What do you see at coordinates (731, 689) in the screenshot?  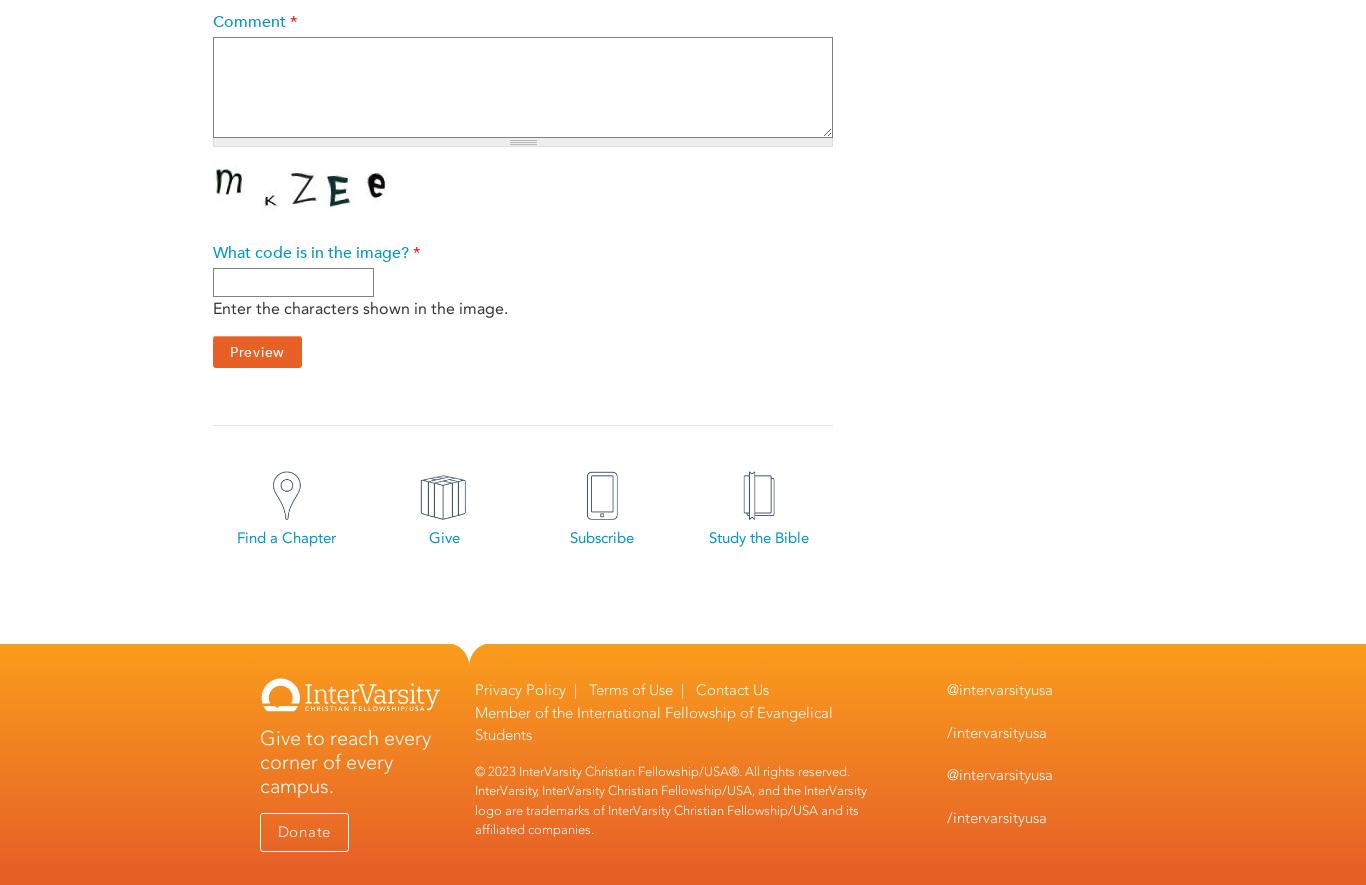 I see `'Contact Us'` at bounding box center [731, 689].